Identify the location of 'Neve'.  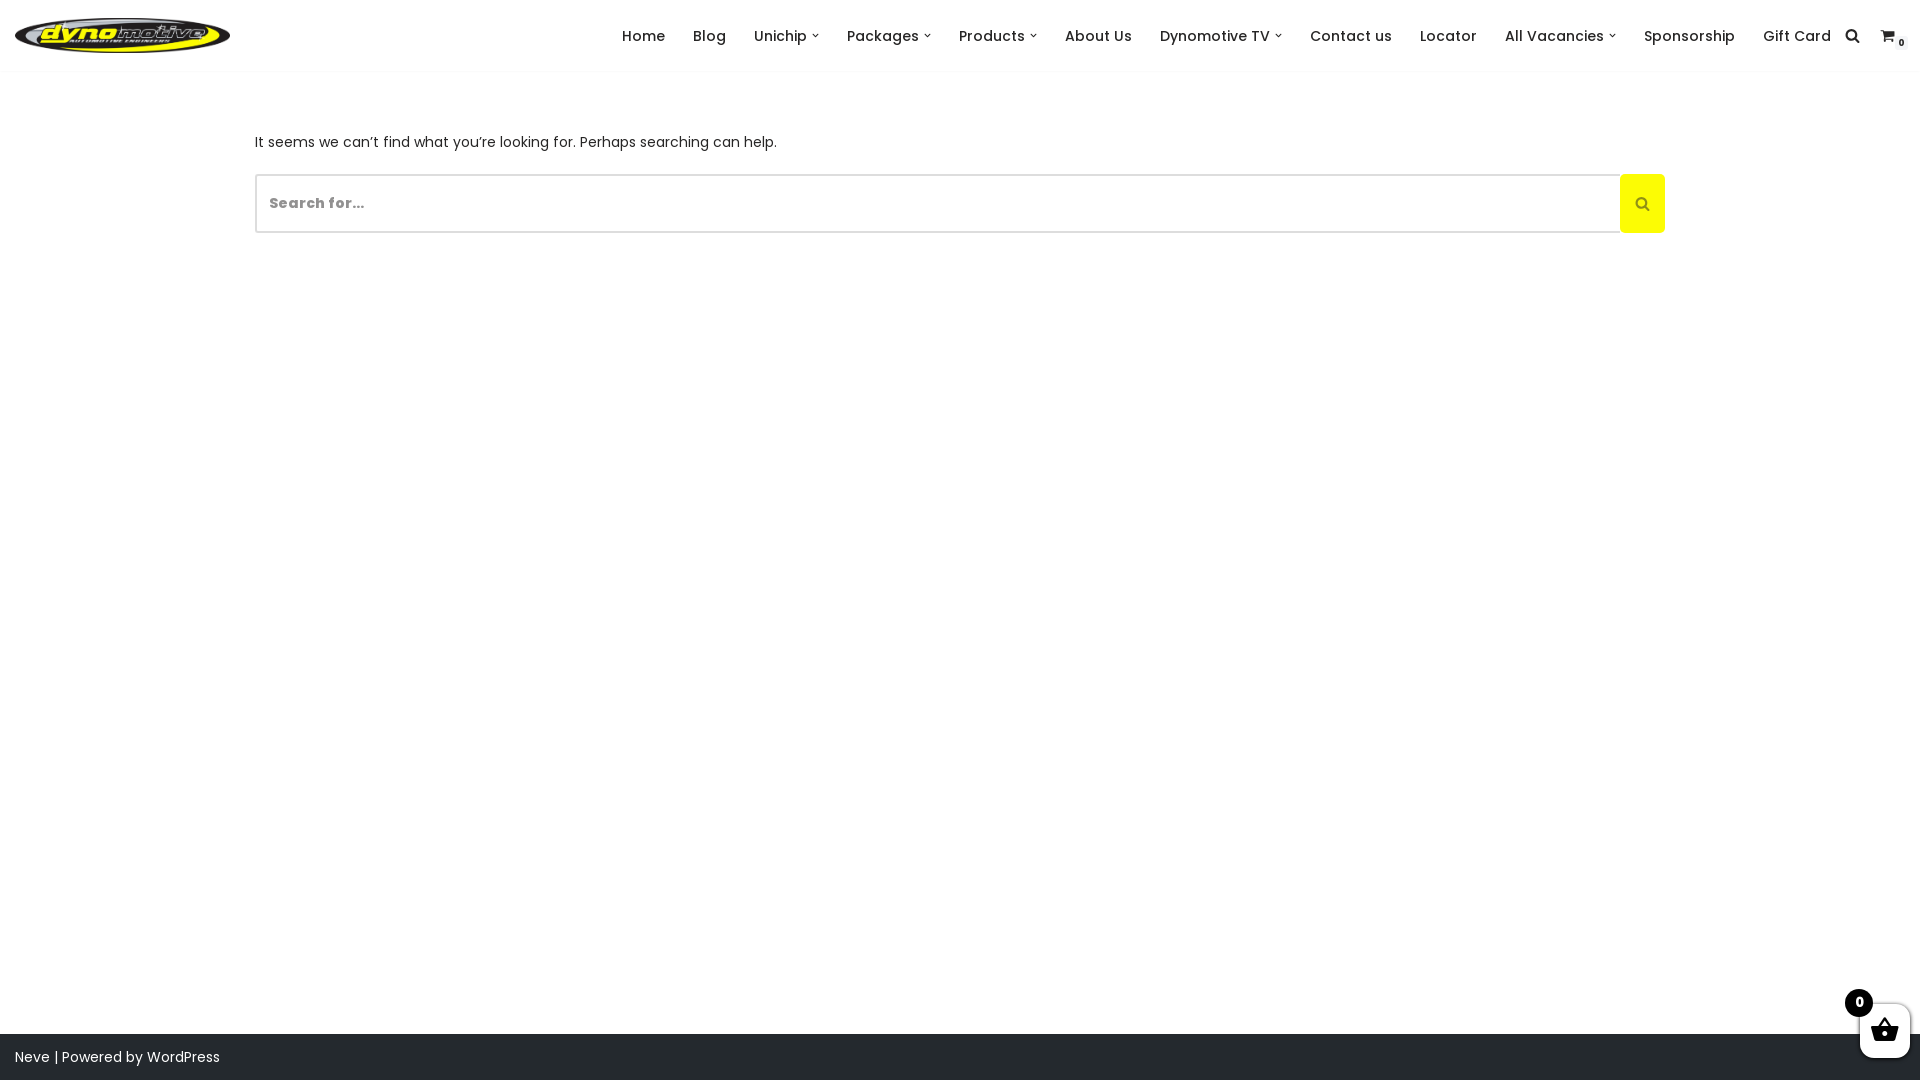
(14, 1055).